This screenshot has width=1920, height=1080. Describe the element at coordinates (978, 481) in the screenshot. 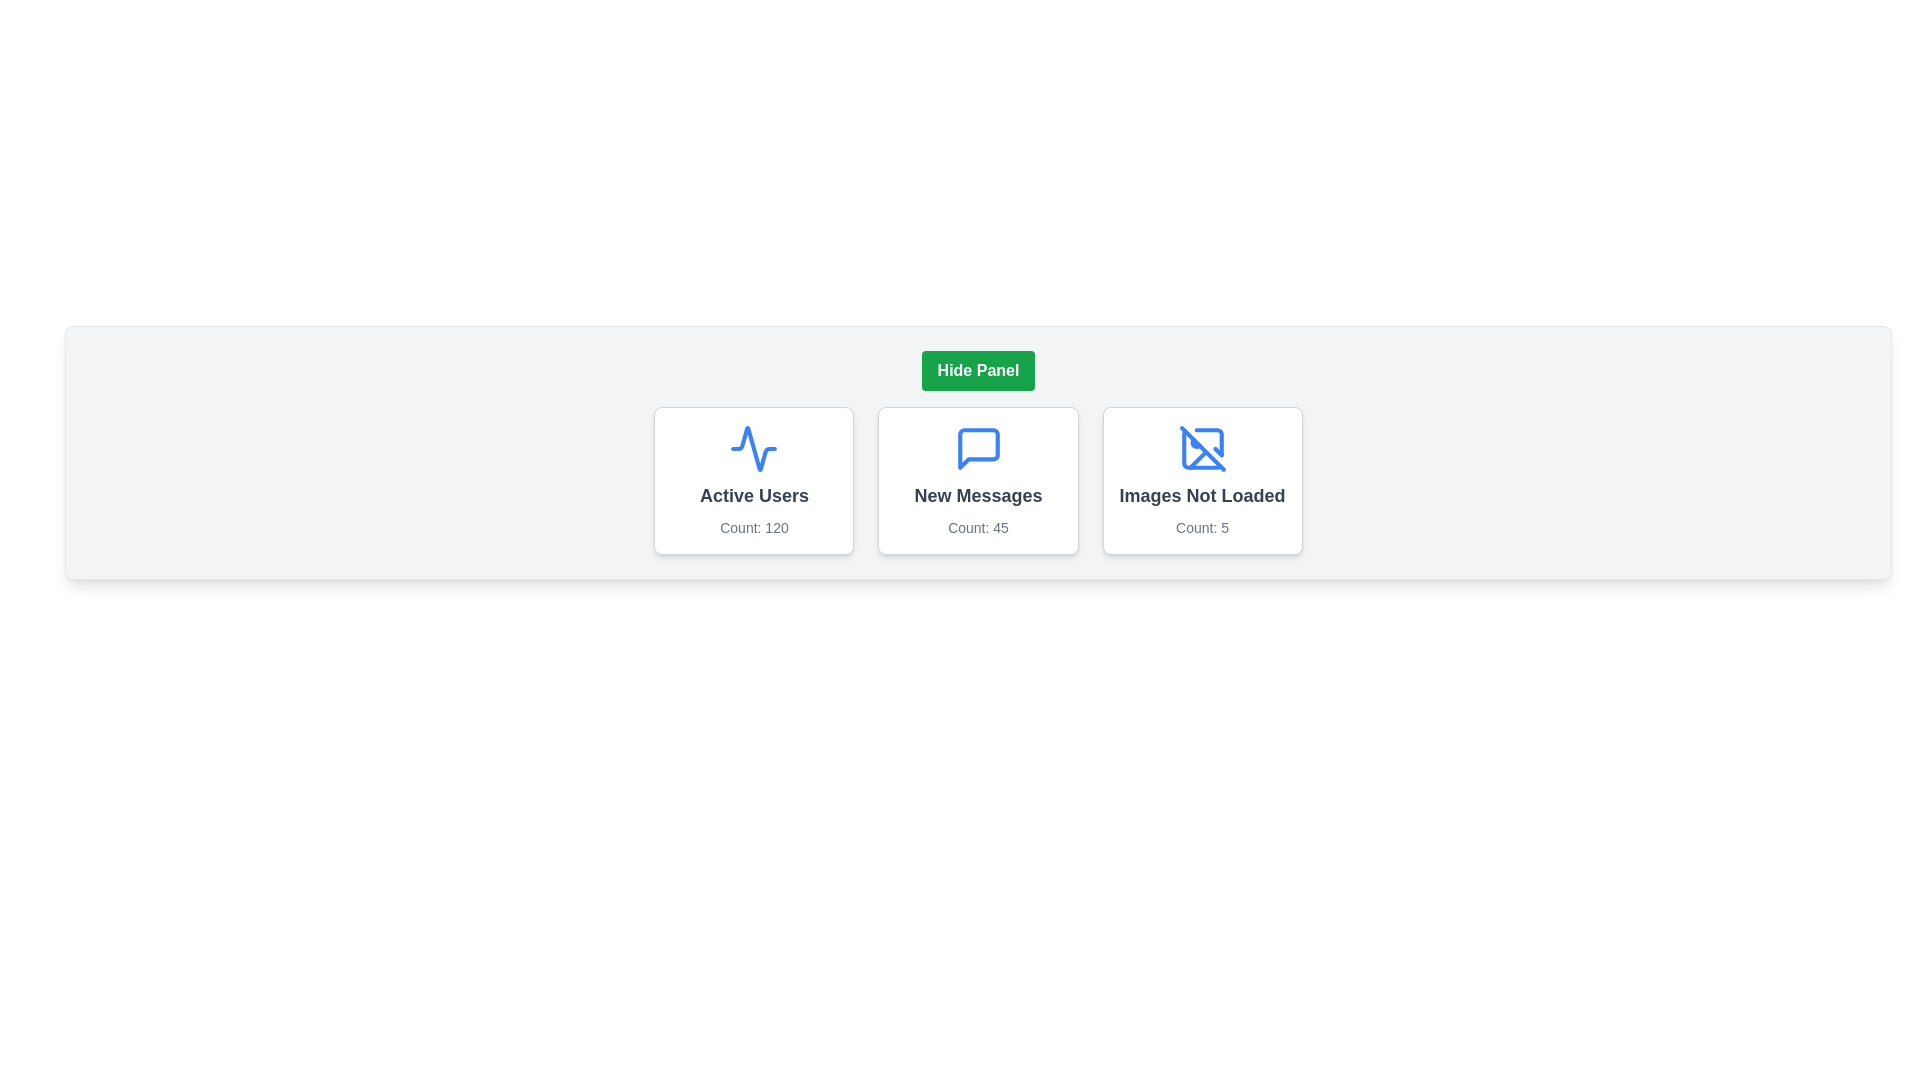

I see `the Information card that displays 'New Messages' with a count of 45, located in the center column of a three-column grid` at that location.